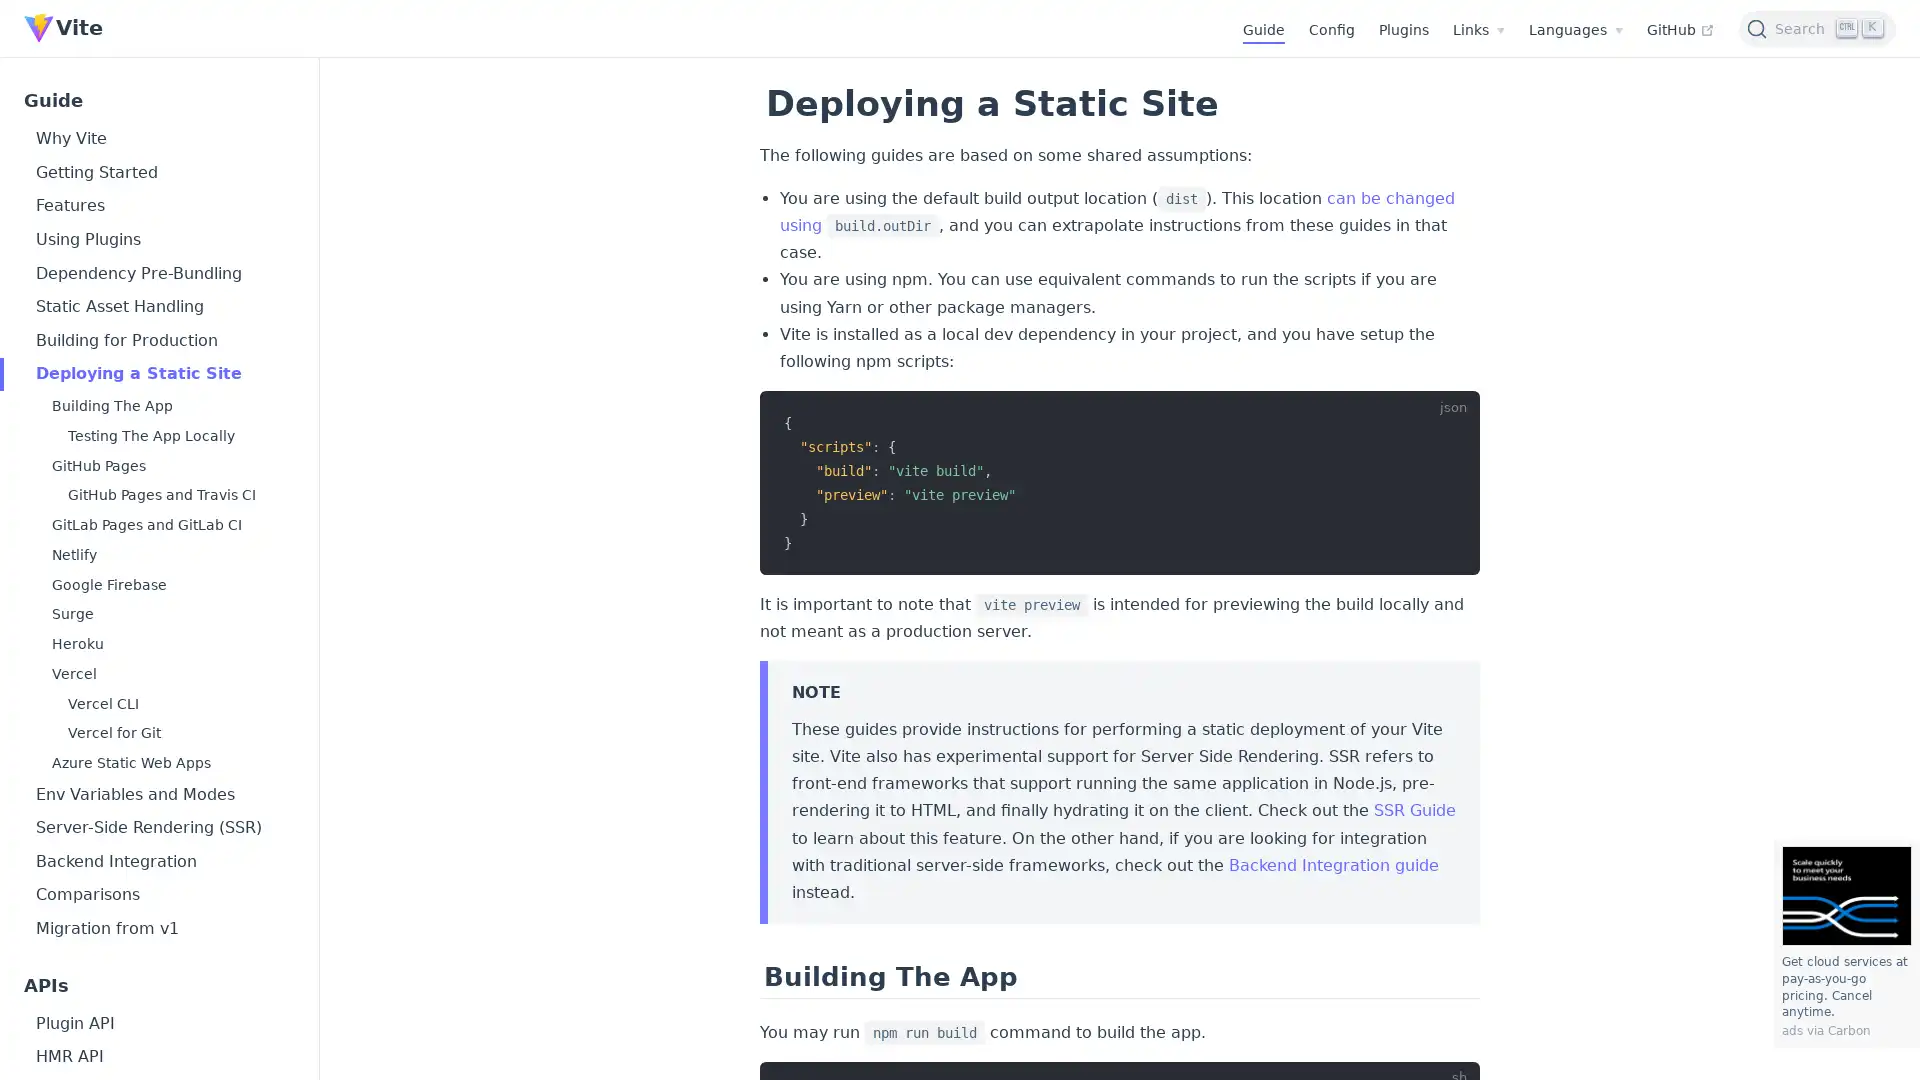 The image size is (1920, 1080). Describe the element at coordinates (1478, 30) in the screenshot. I see `Links` at that location.